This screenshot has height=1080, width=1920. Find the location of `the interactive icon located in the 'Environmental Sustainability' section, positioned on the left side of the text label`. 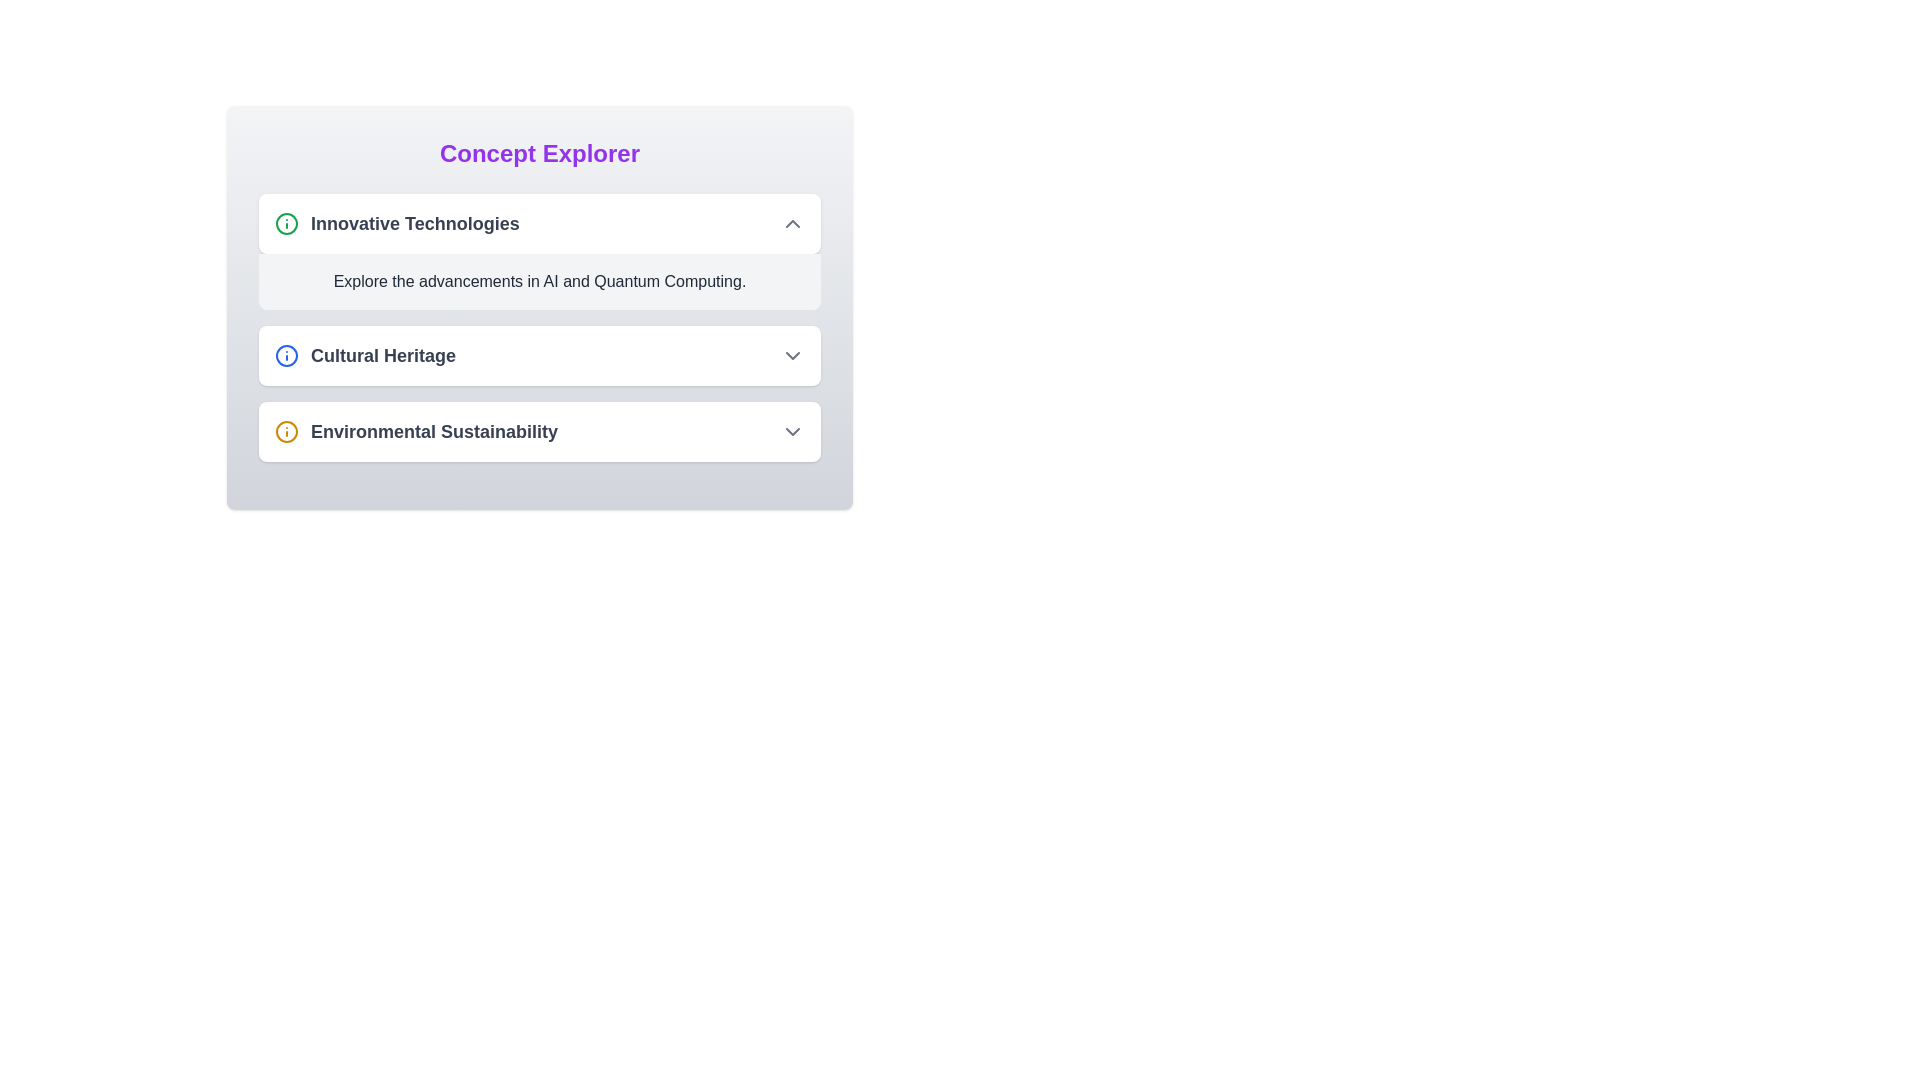

the interactive icon located in the 'Environmental Sustainability' section, positioned on the left side of the text label is located at coordinates (286, 431).